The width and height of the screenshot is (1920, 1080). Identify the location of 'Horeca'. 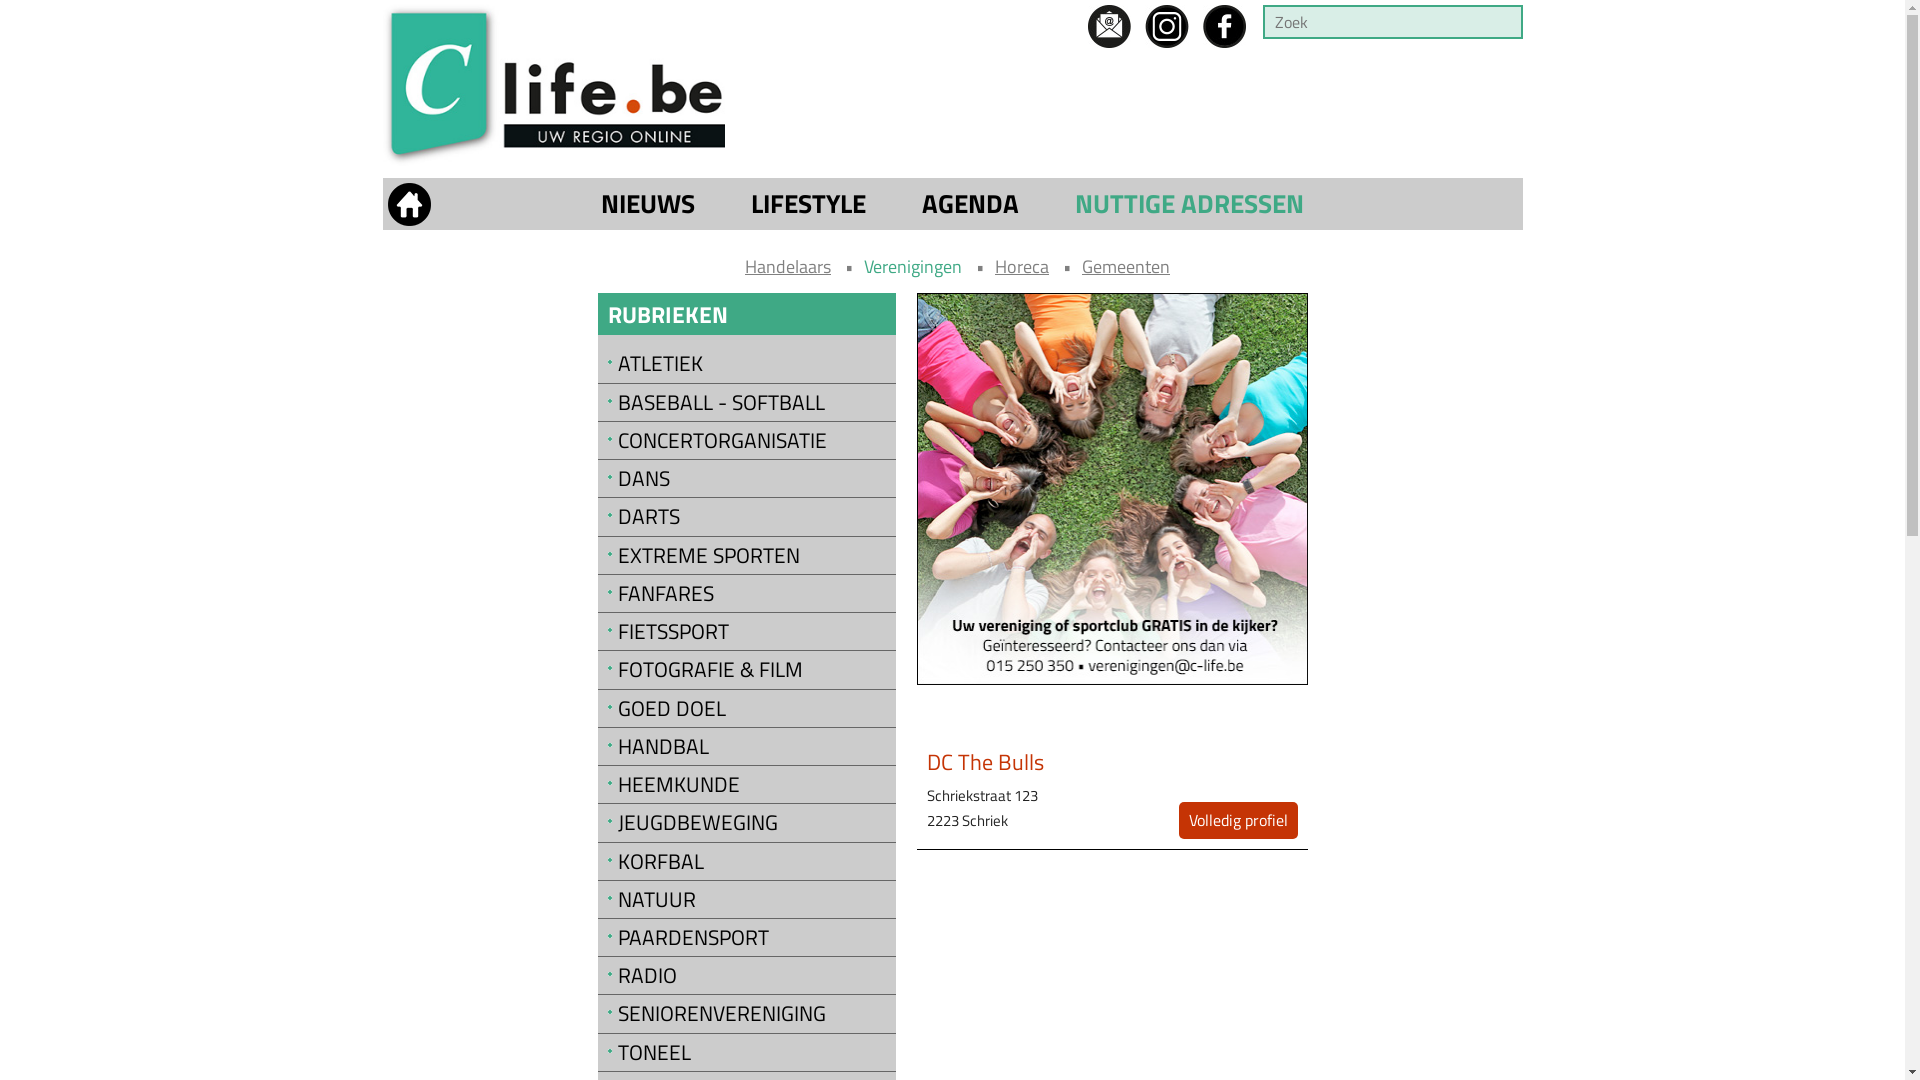
(994, 265).